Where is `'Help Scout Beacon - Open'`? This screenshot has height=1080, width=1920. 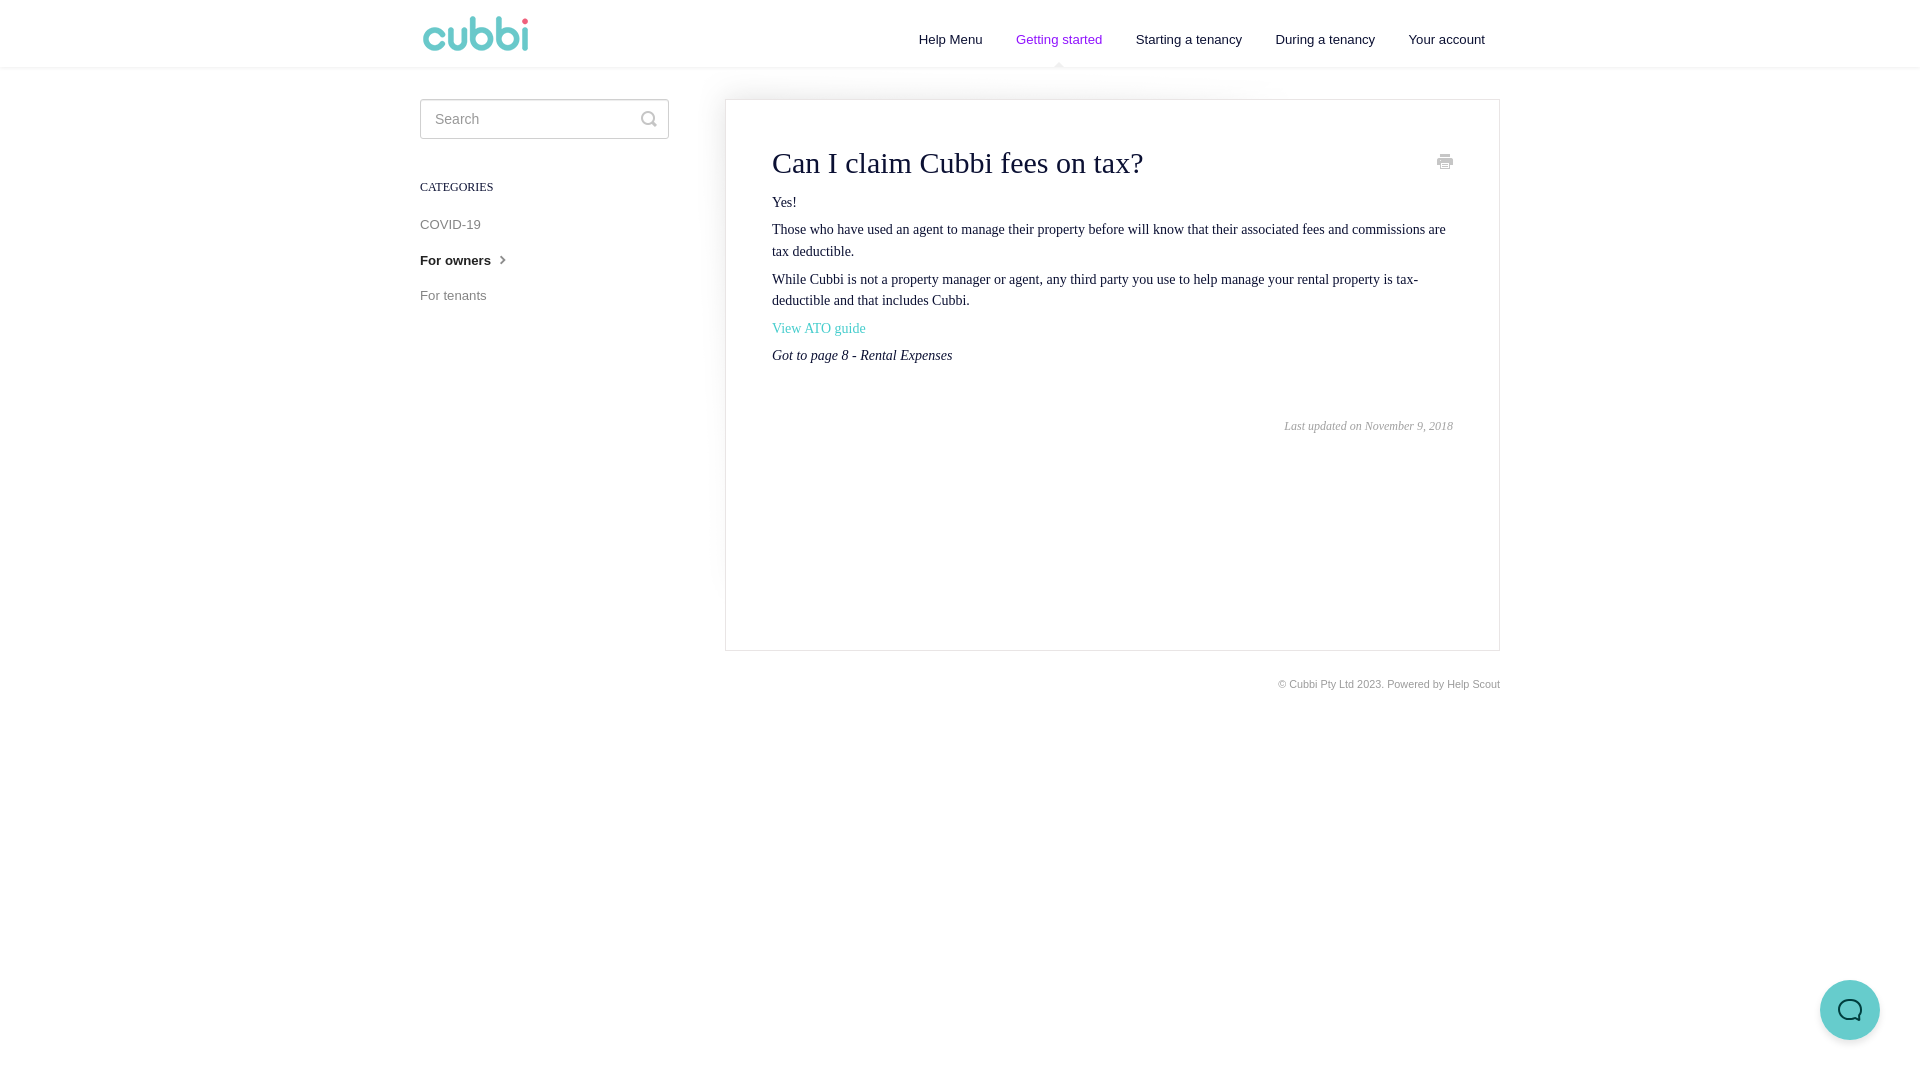
'Help Scout Beacon - Open' is located at coordinates (1848, 1010).